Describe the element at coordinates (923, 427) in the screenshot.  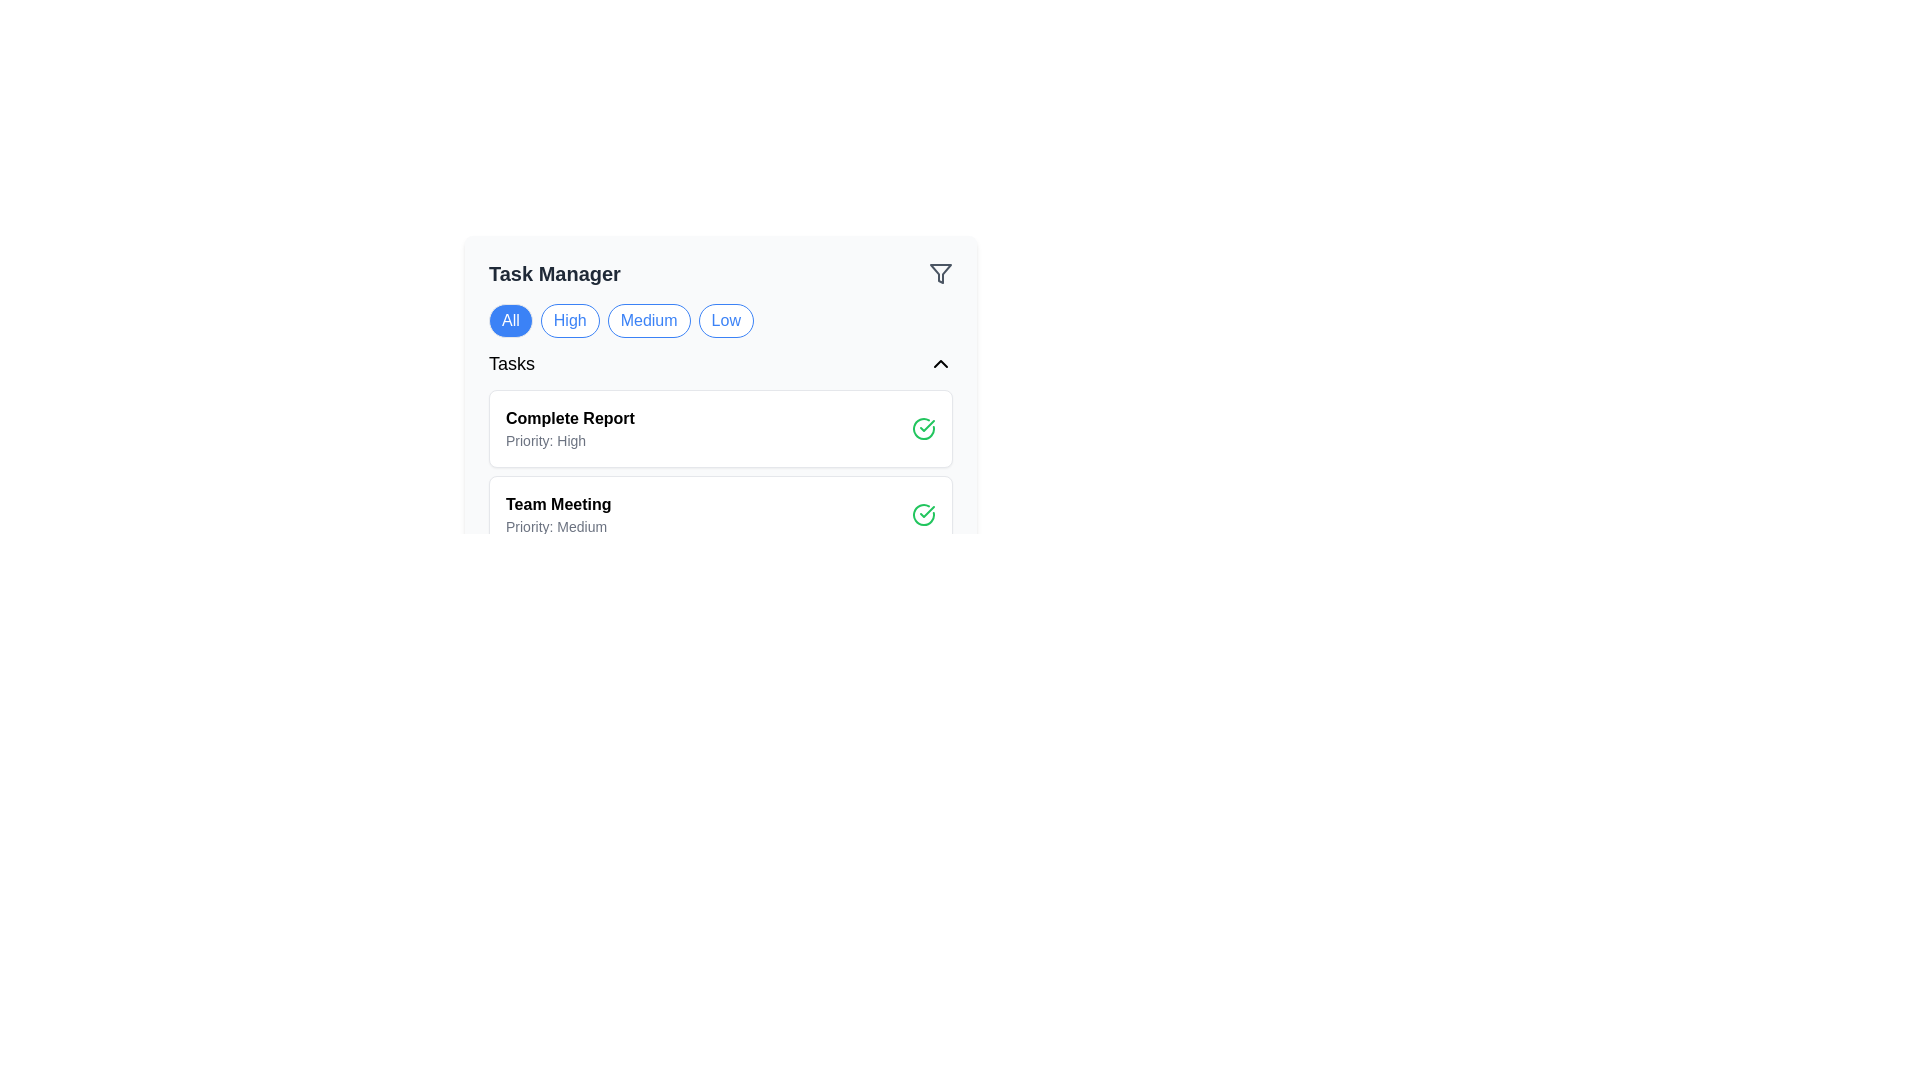
I see `the completion status icon located within the 'Complete Report' task item, aligned to the right next to the text 'Priority: High'` at that location.